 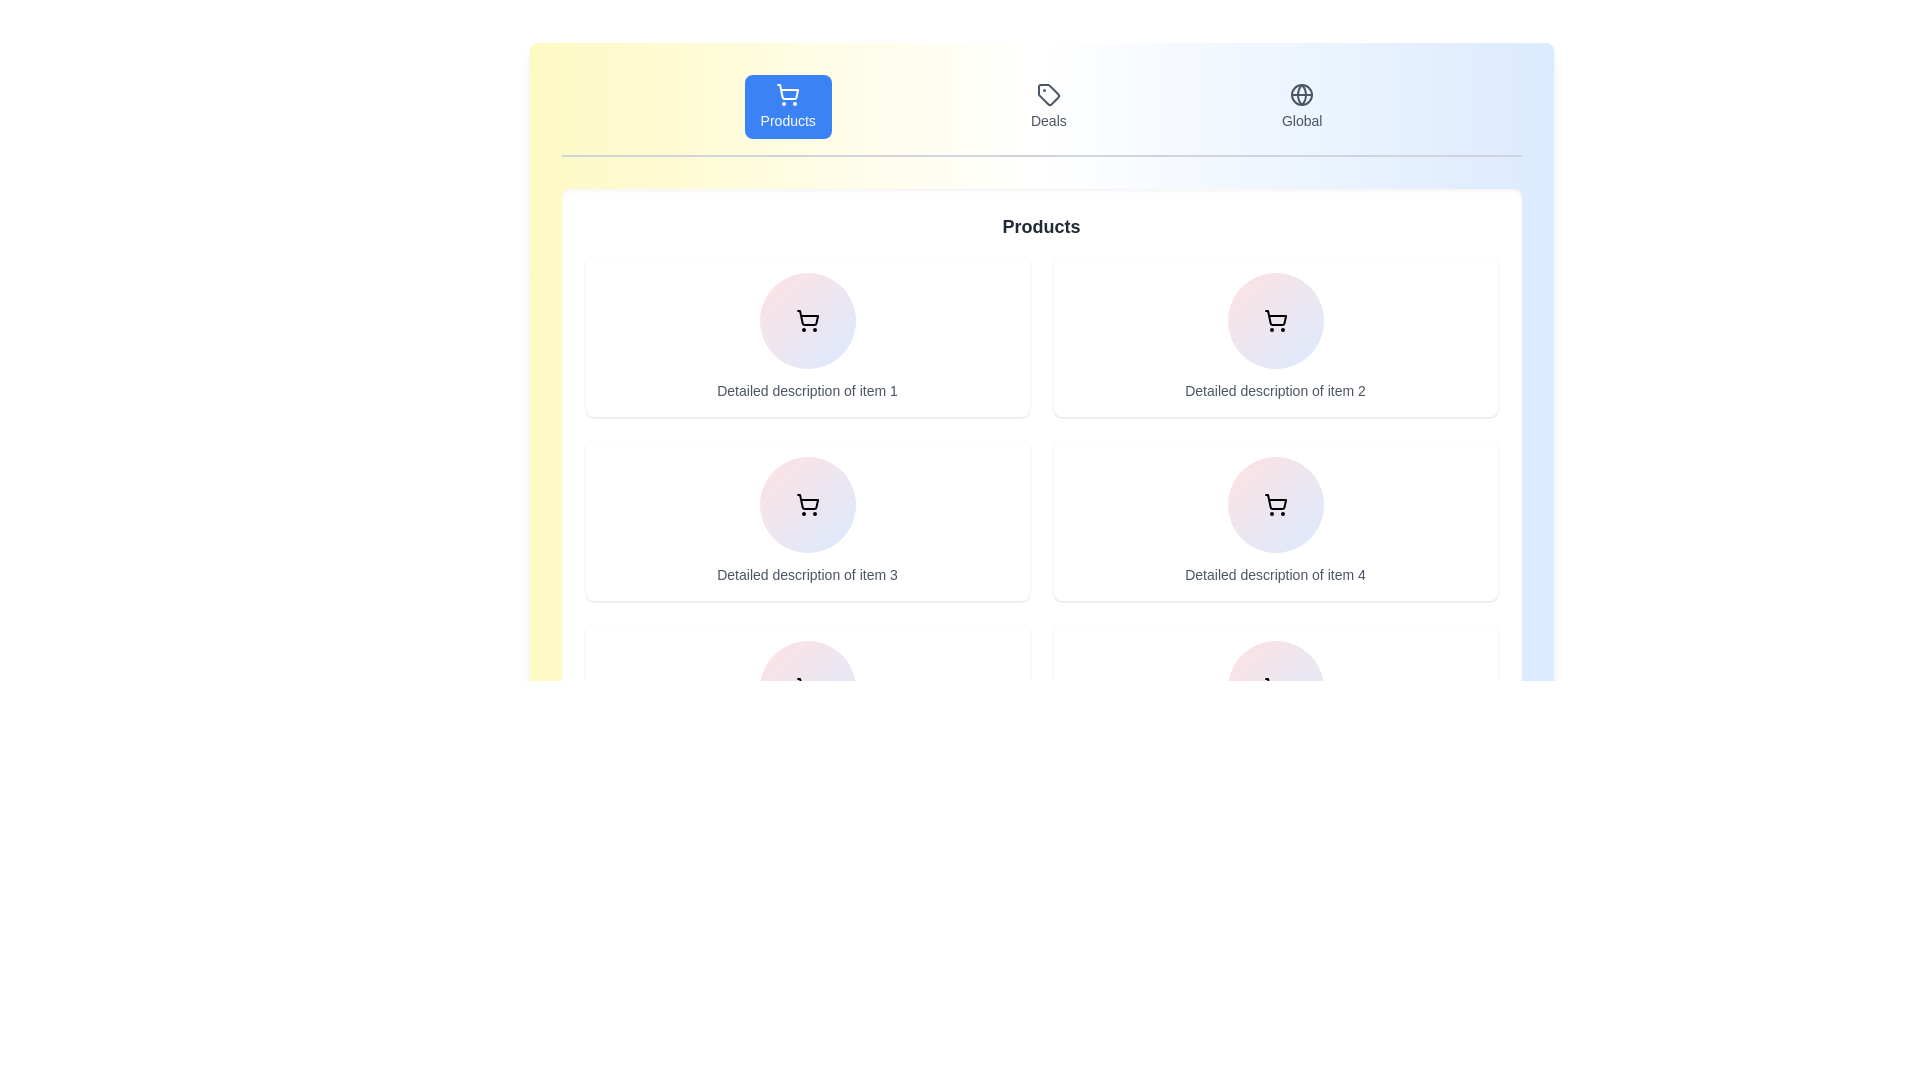 I want to click on the Deals tab by clicking on the corresponding button, so click(x=1047, y=107).